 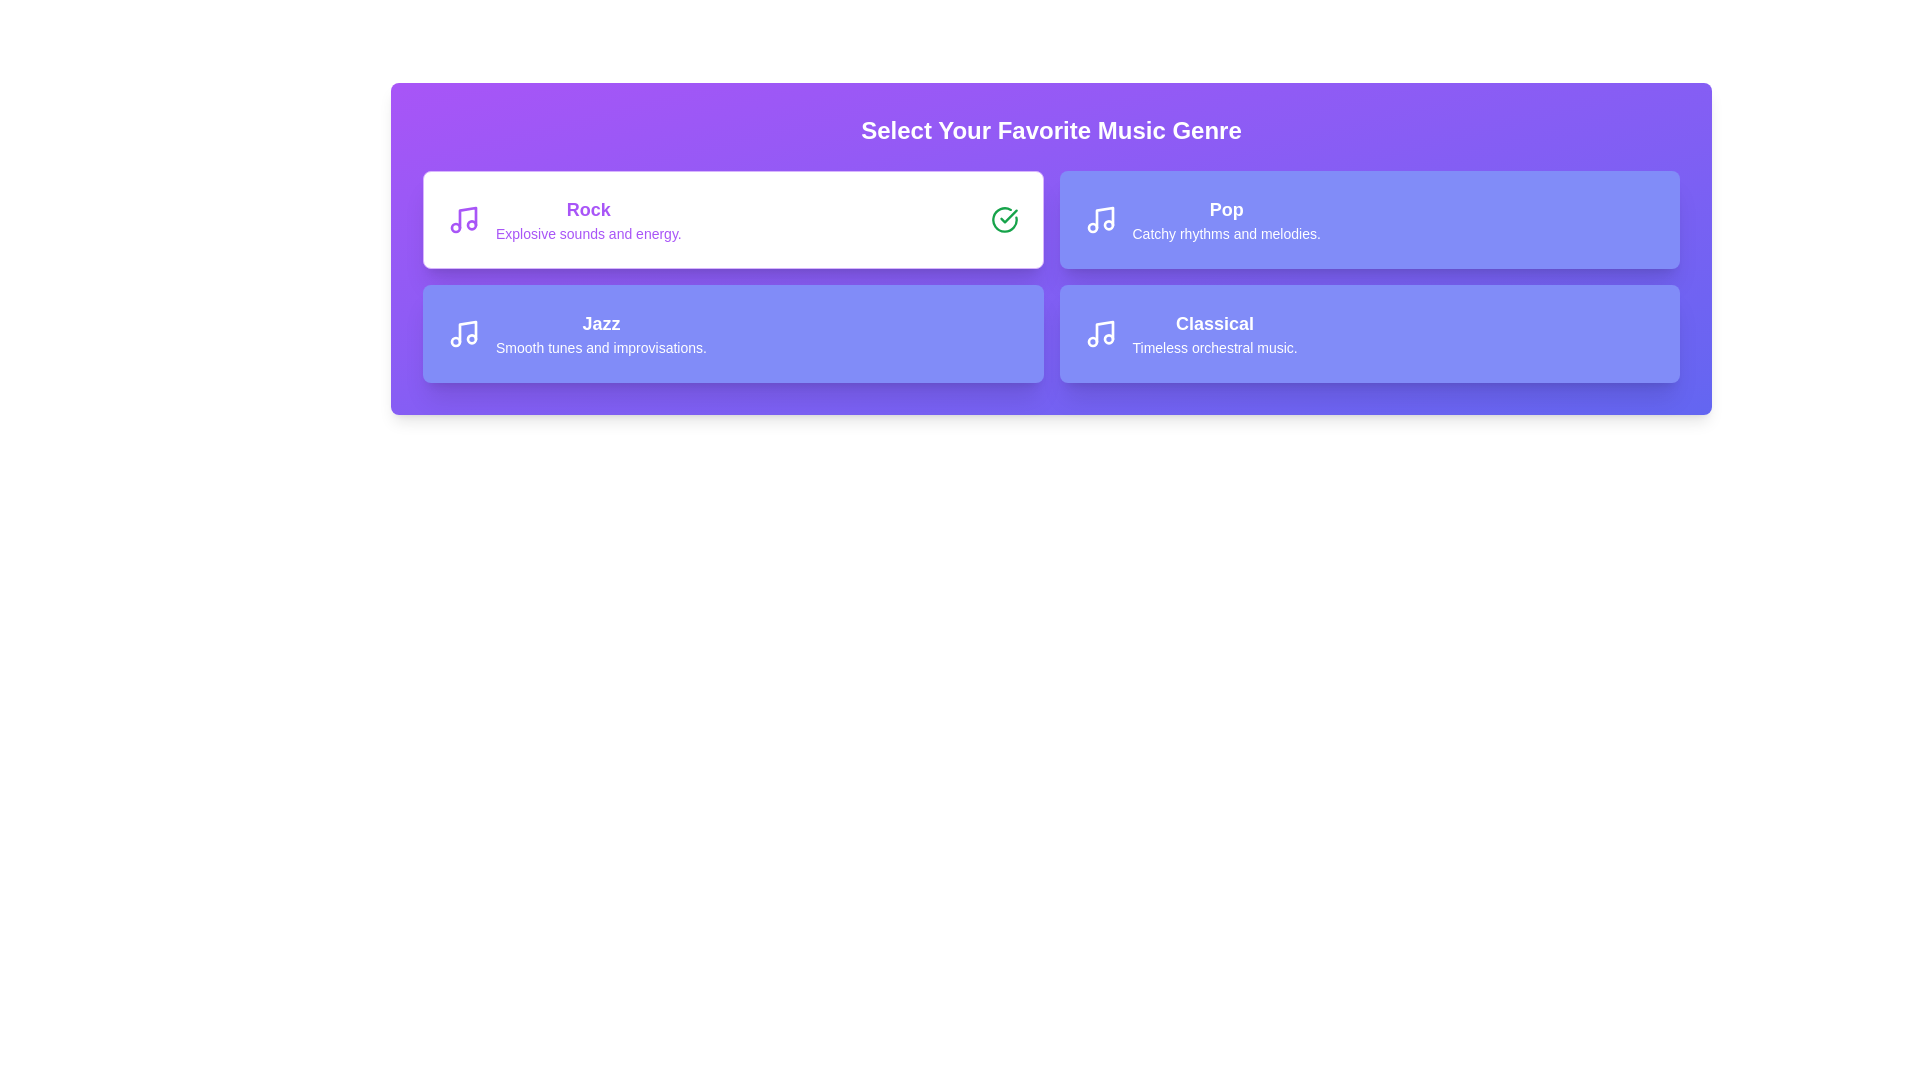 What do you see at coordinates (1103, 218) in the screenshot?
I see `the vertical part of the musical note icon that represents the 'Pop' genre in the top-right quadrant of the interface` at bounding box center [1103, 218].